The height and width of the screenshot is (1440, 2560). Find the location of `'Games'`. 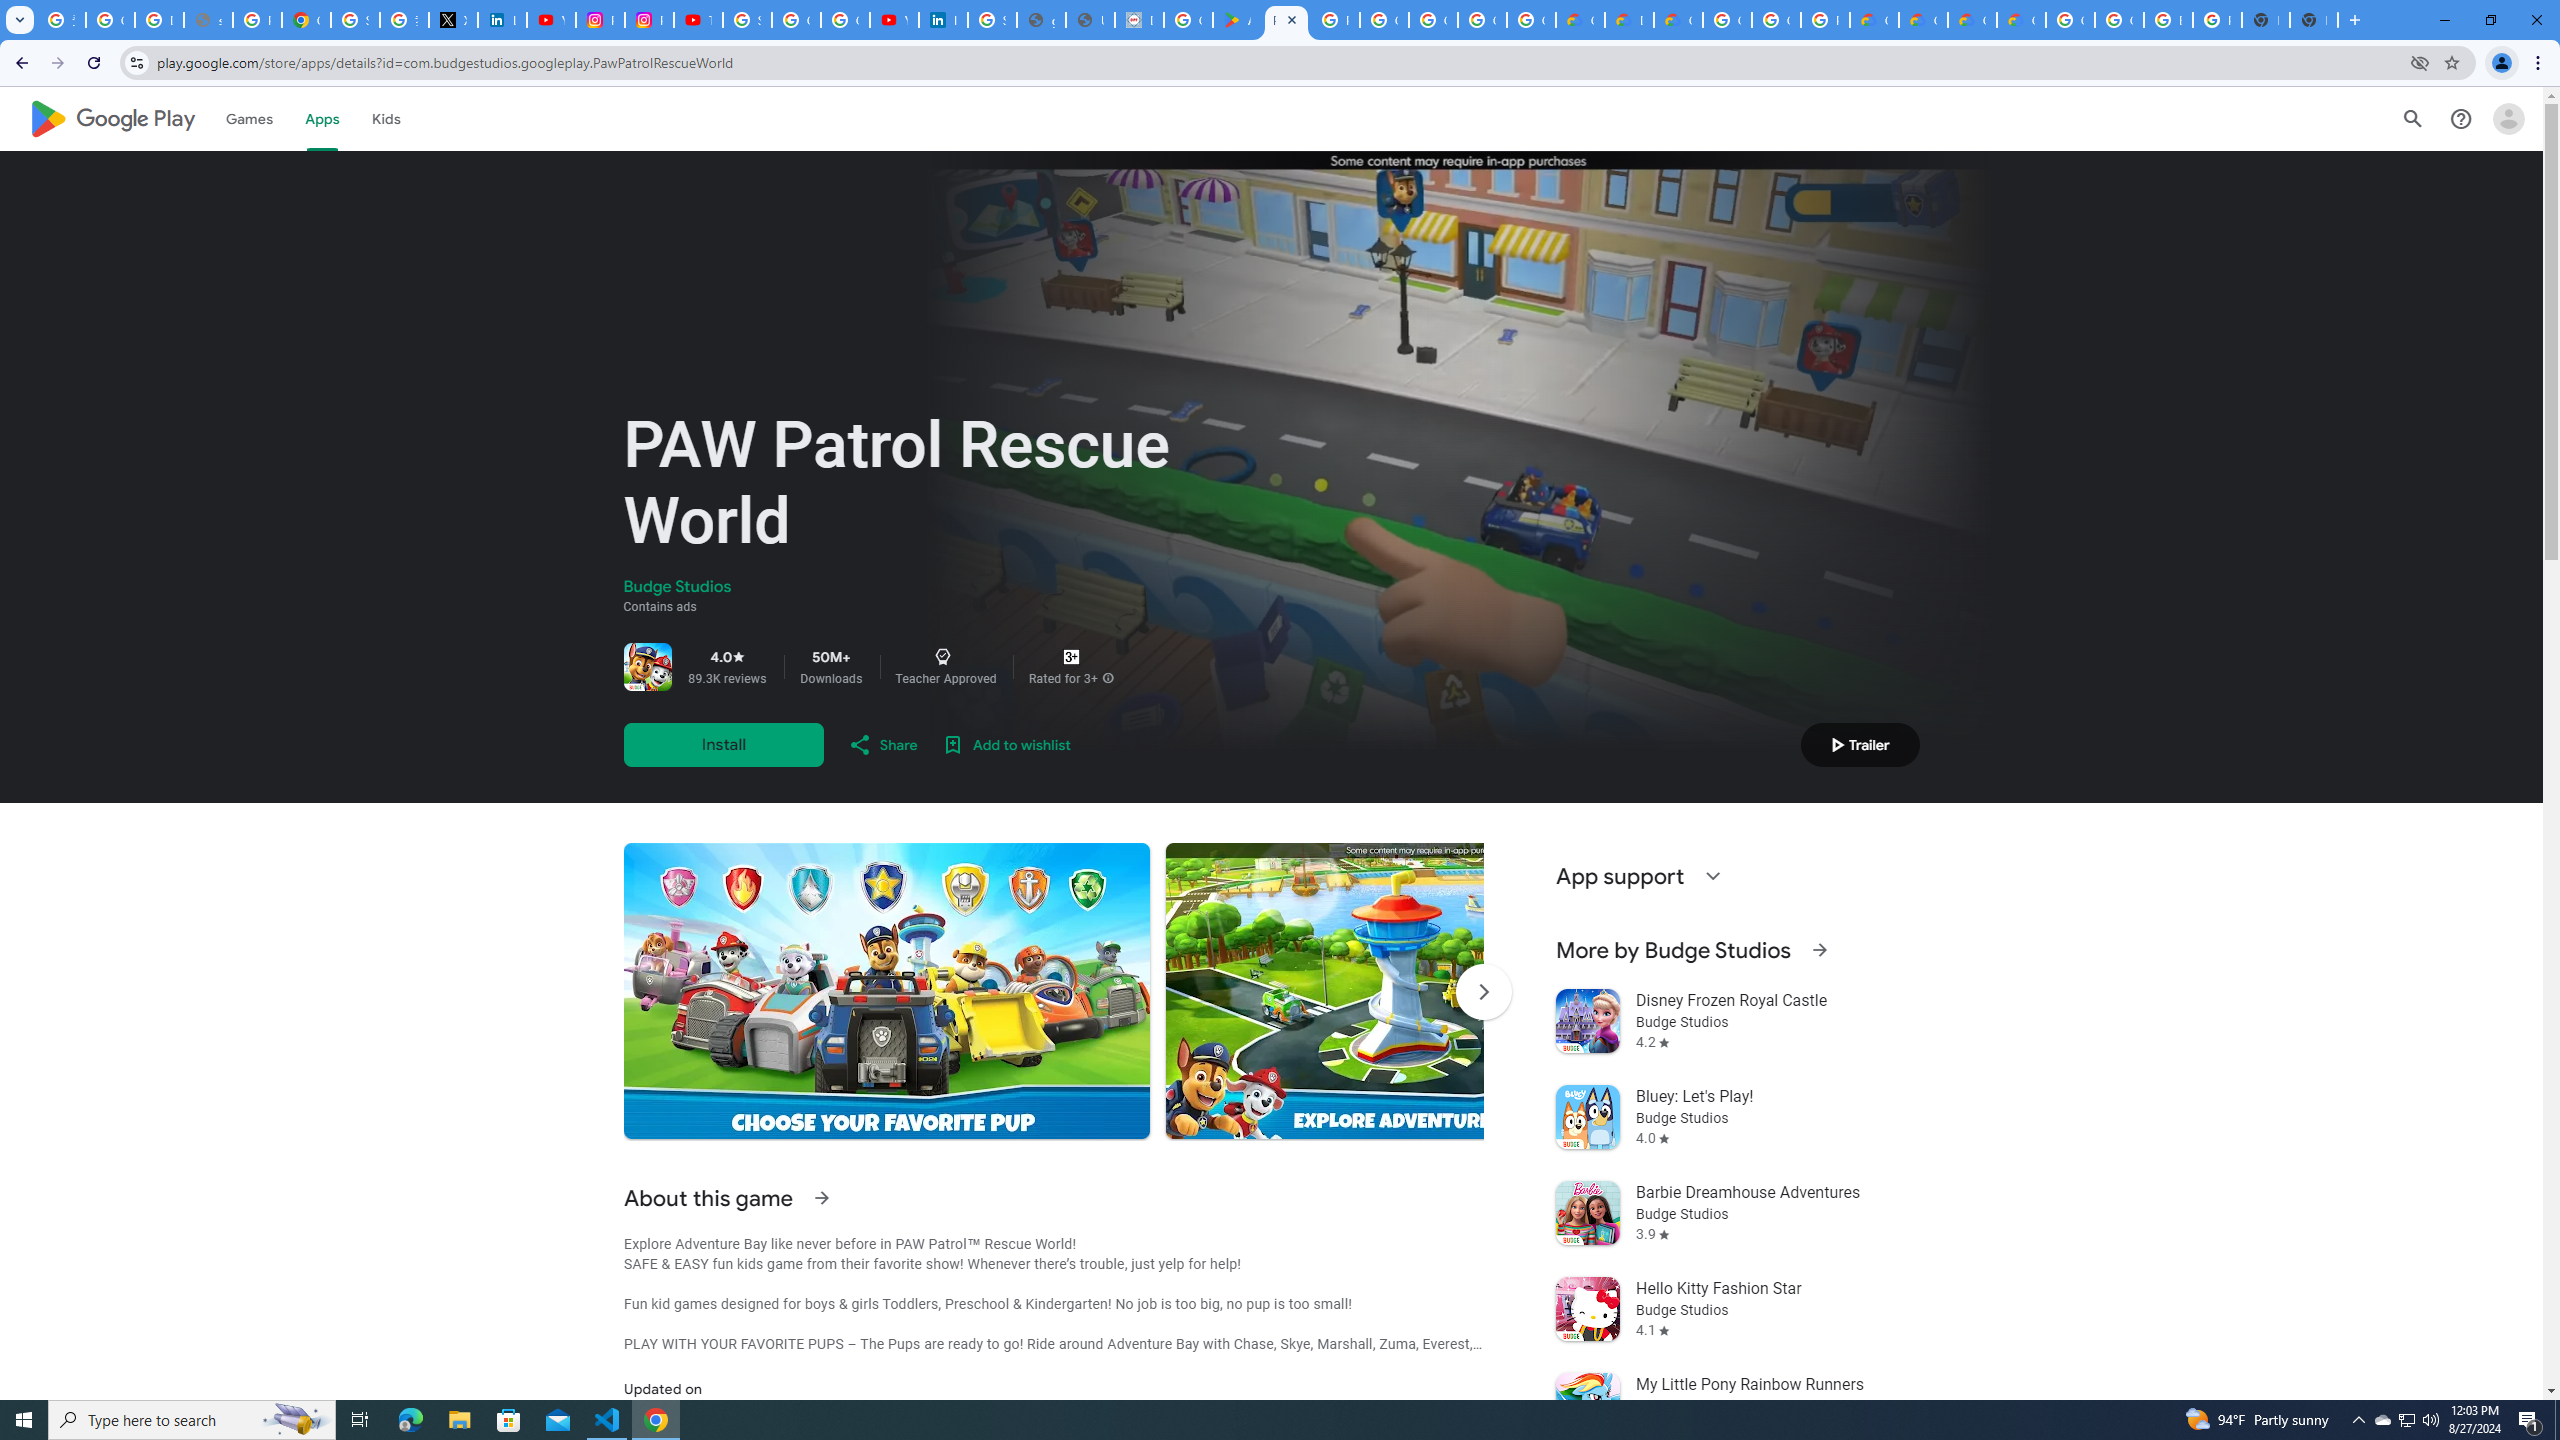

'Games' is located at coordinates (248, 118).